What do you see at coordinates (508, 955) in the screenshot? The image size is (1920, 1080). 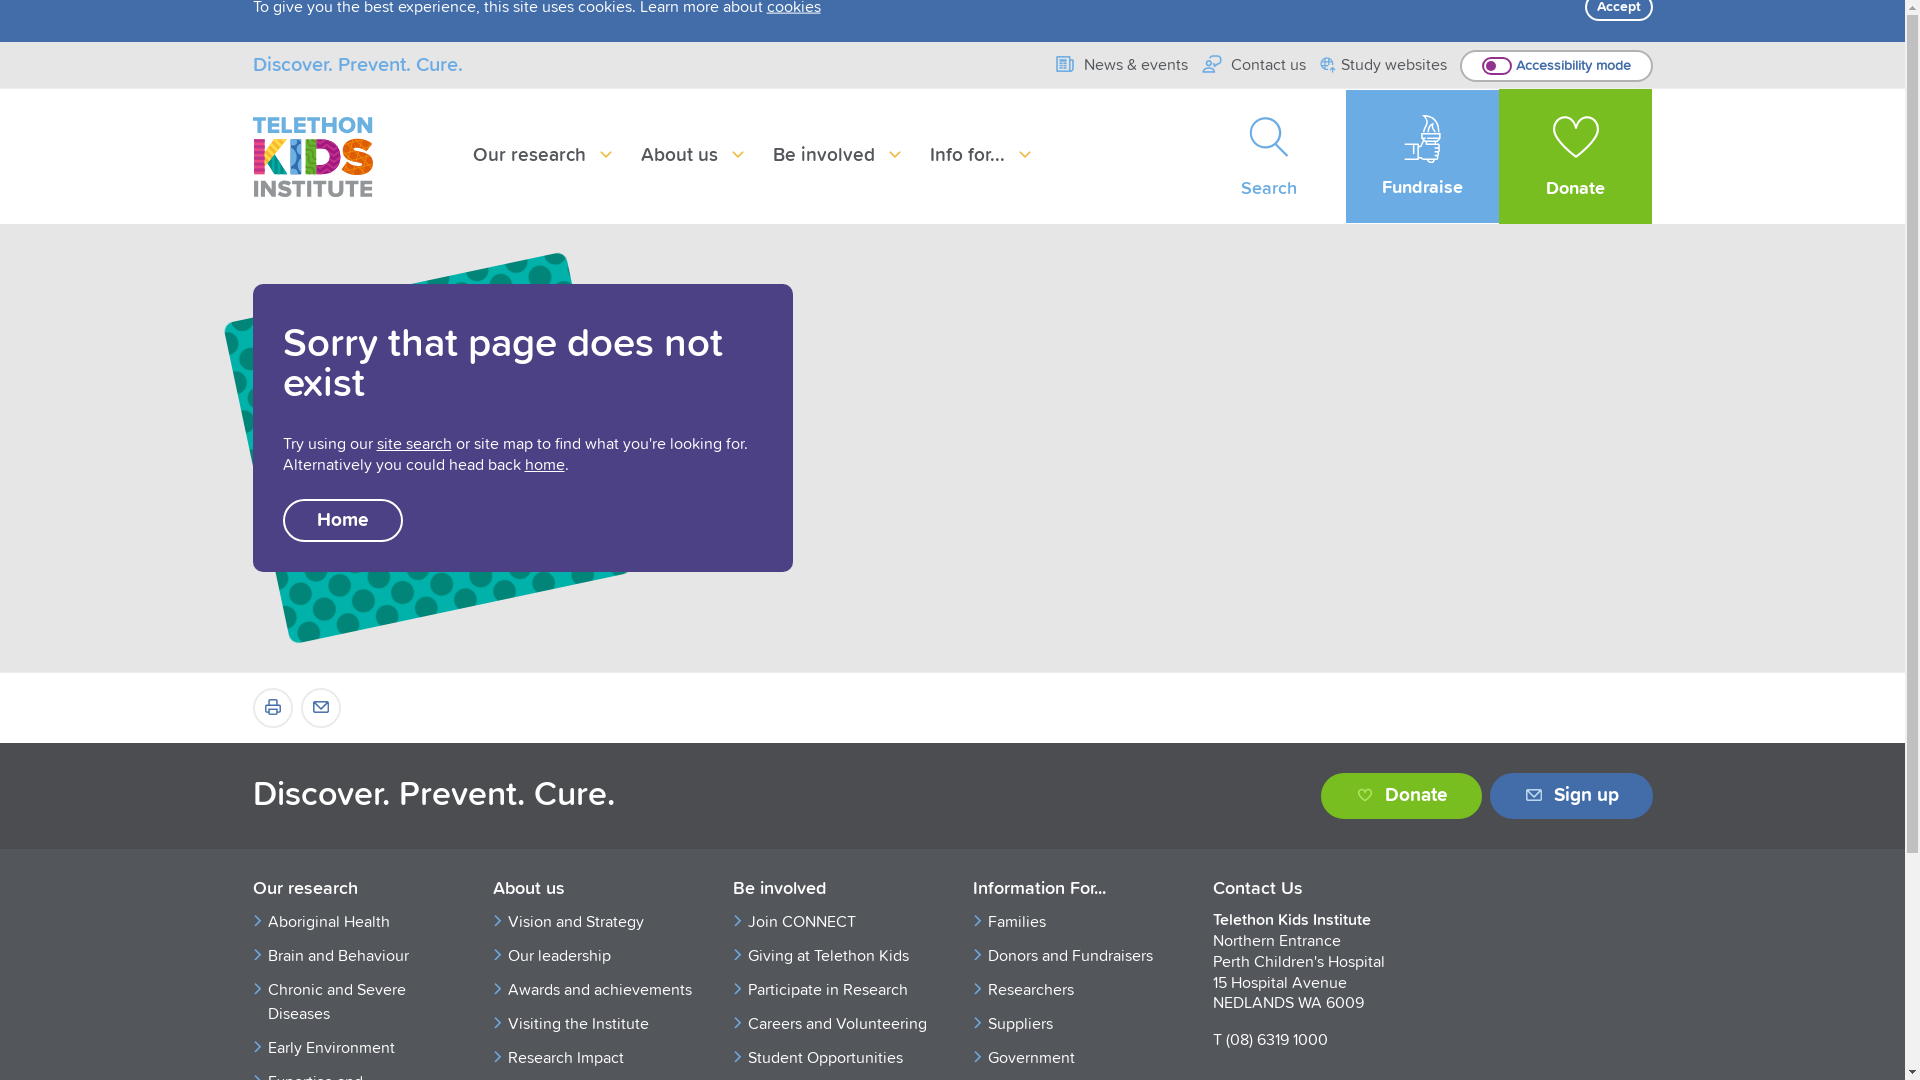 I see `'Our leadership'` at bounding box center [508, 955].